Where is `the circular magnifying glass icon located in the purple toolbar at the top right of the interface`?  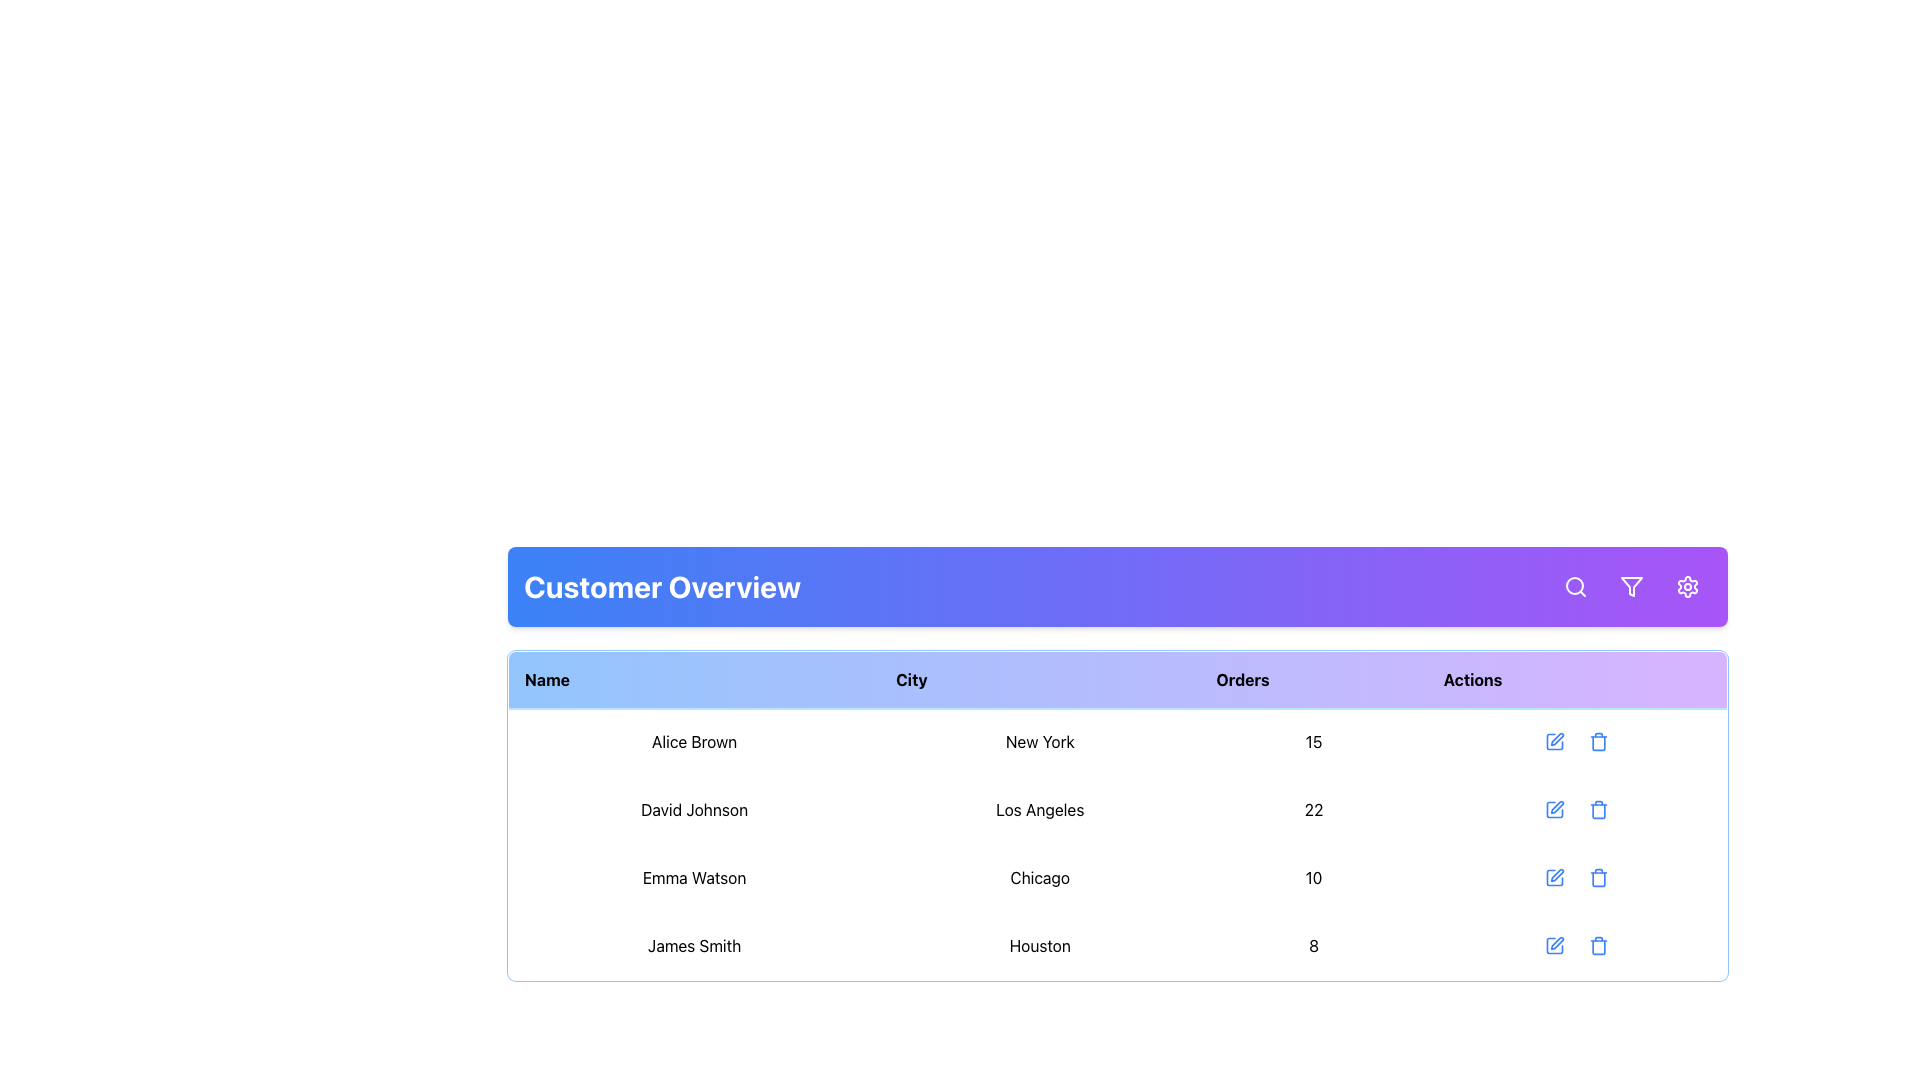
the circular magnifying glass icon located in the purple toolbar at the top right of the interface is located at coordinates (1573, 585).